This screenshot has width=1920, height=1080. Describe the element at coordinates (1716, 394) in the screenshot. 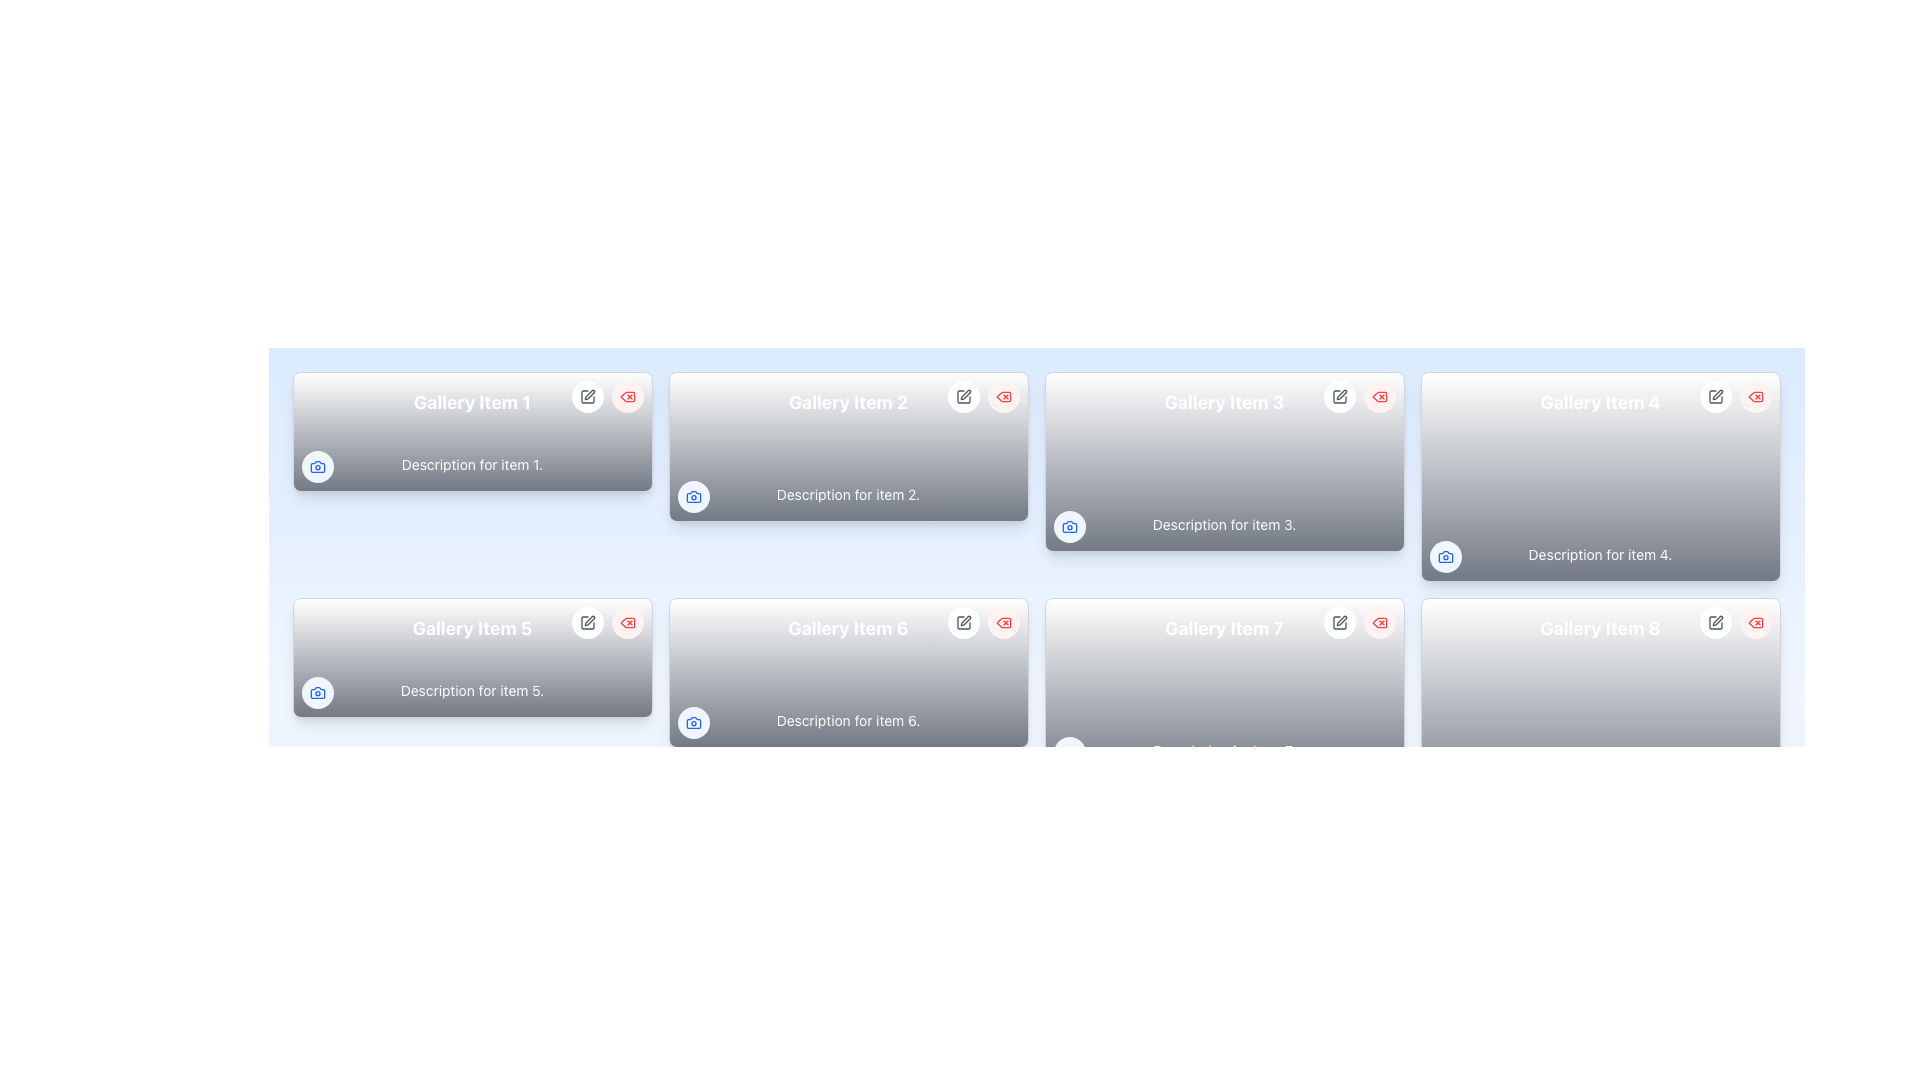

I see `the button with a pen icon located in the upper right corner of the 'Gallery Item 4' card` at that location.